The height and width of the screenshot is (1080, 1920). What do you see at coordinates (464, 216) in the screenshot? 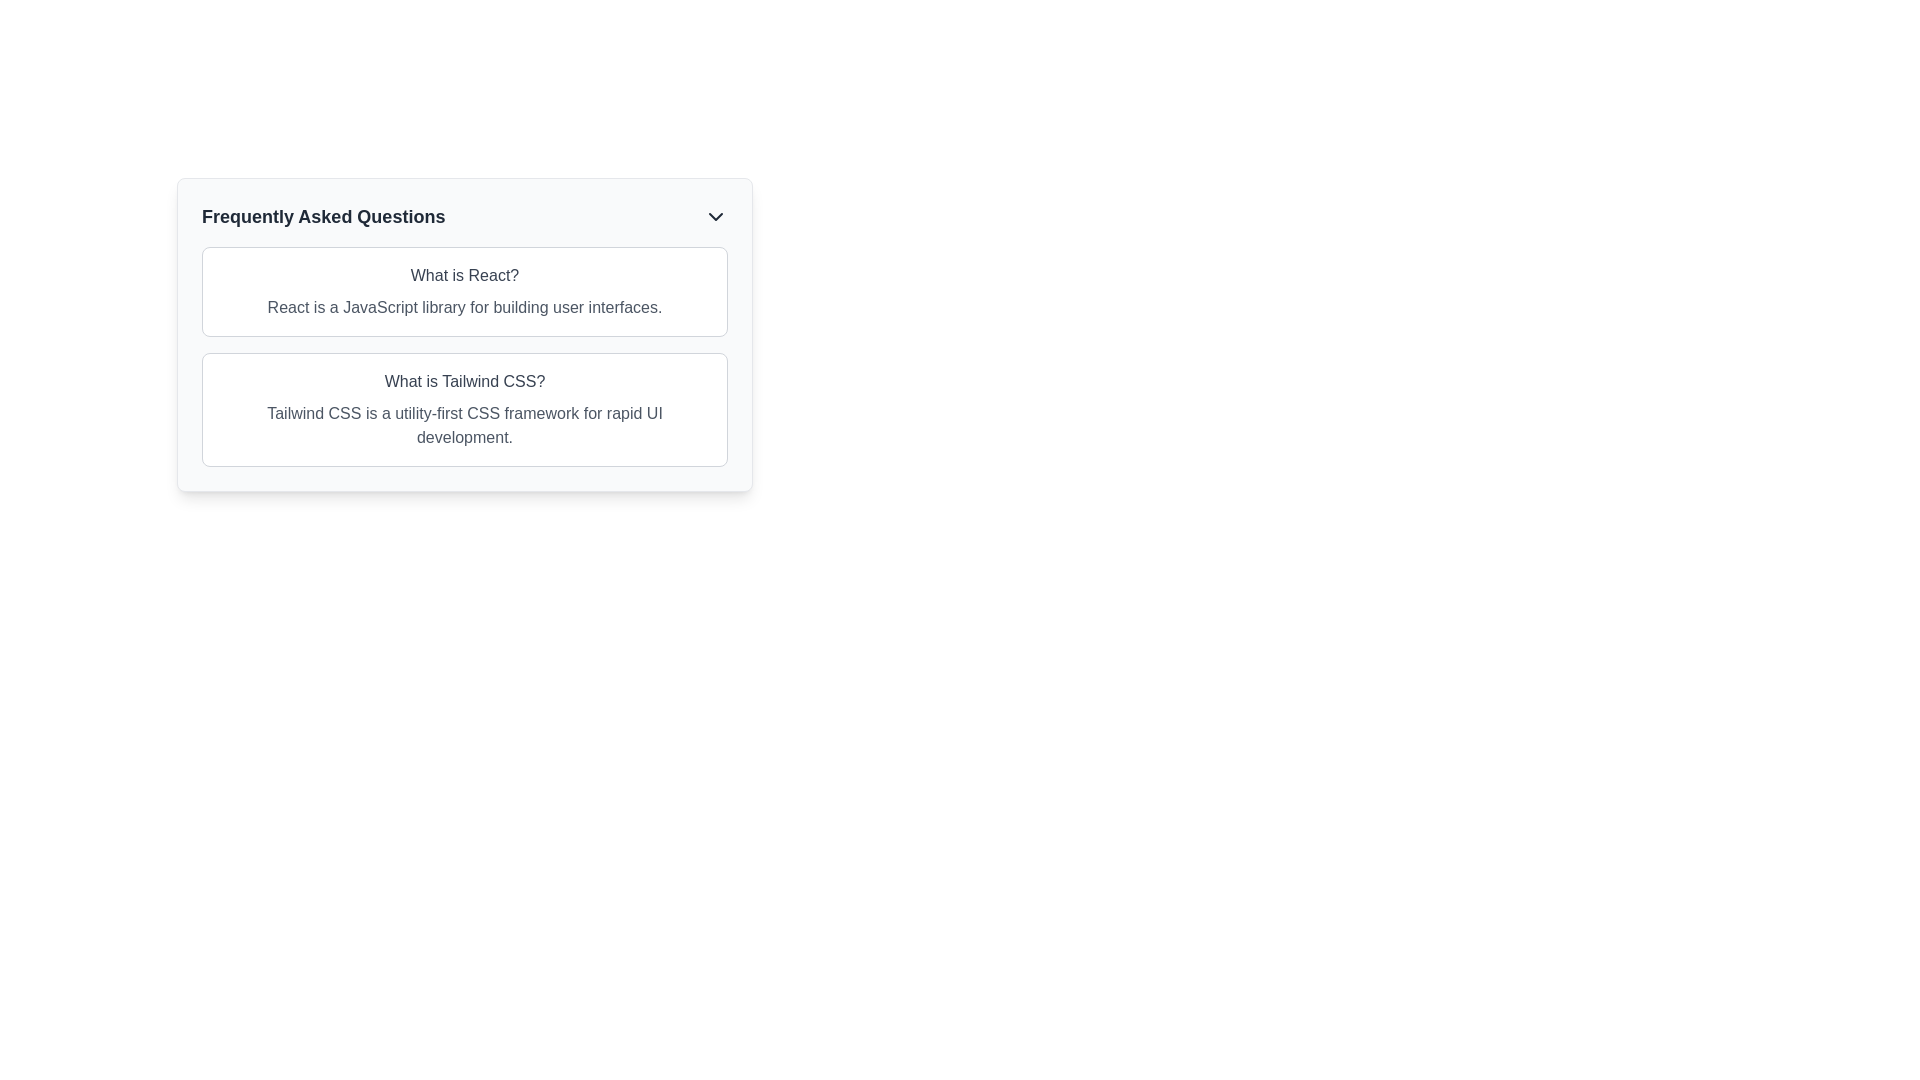
I see `the 'Frequently Asked Questions' collapsible header` at bounding box center [464, 216].